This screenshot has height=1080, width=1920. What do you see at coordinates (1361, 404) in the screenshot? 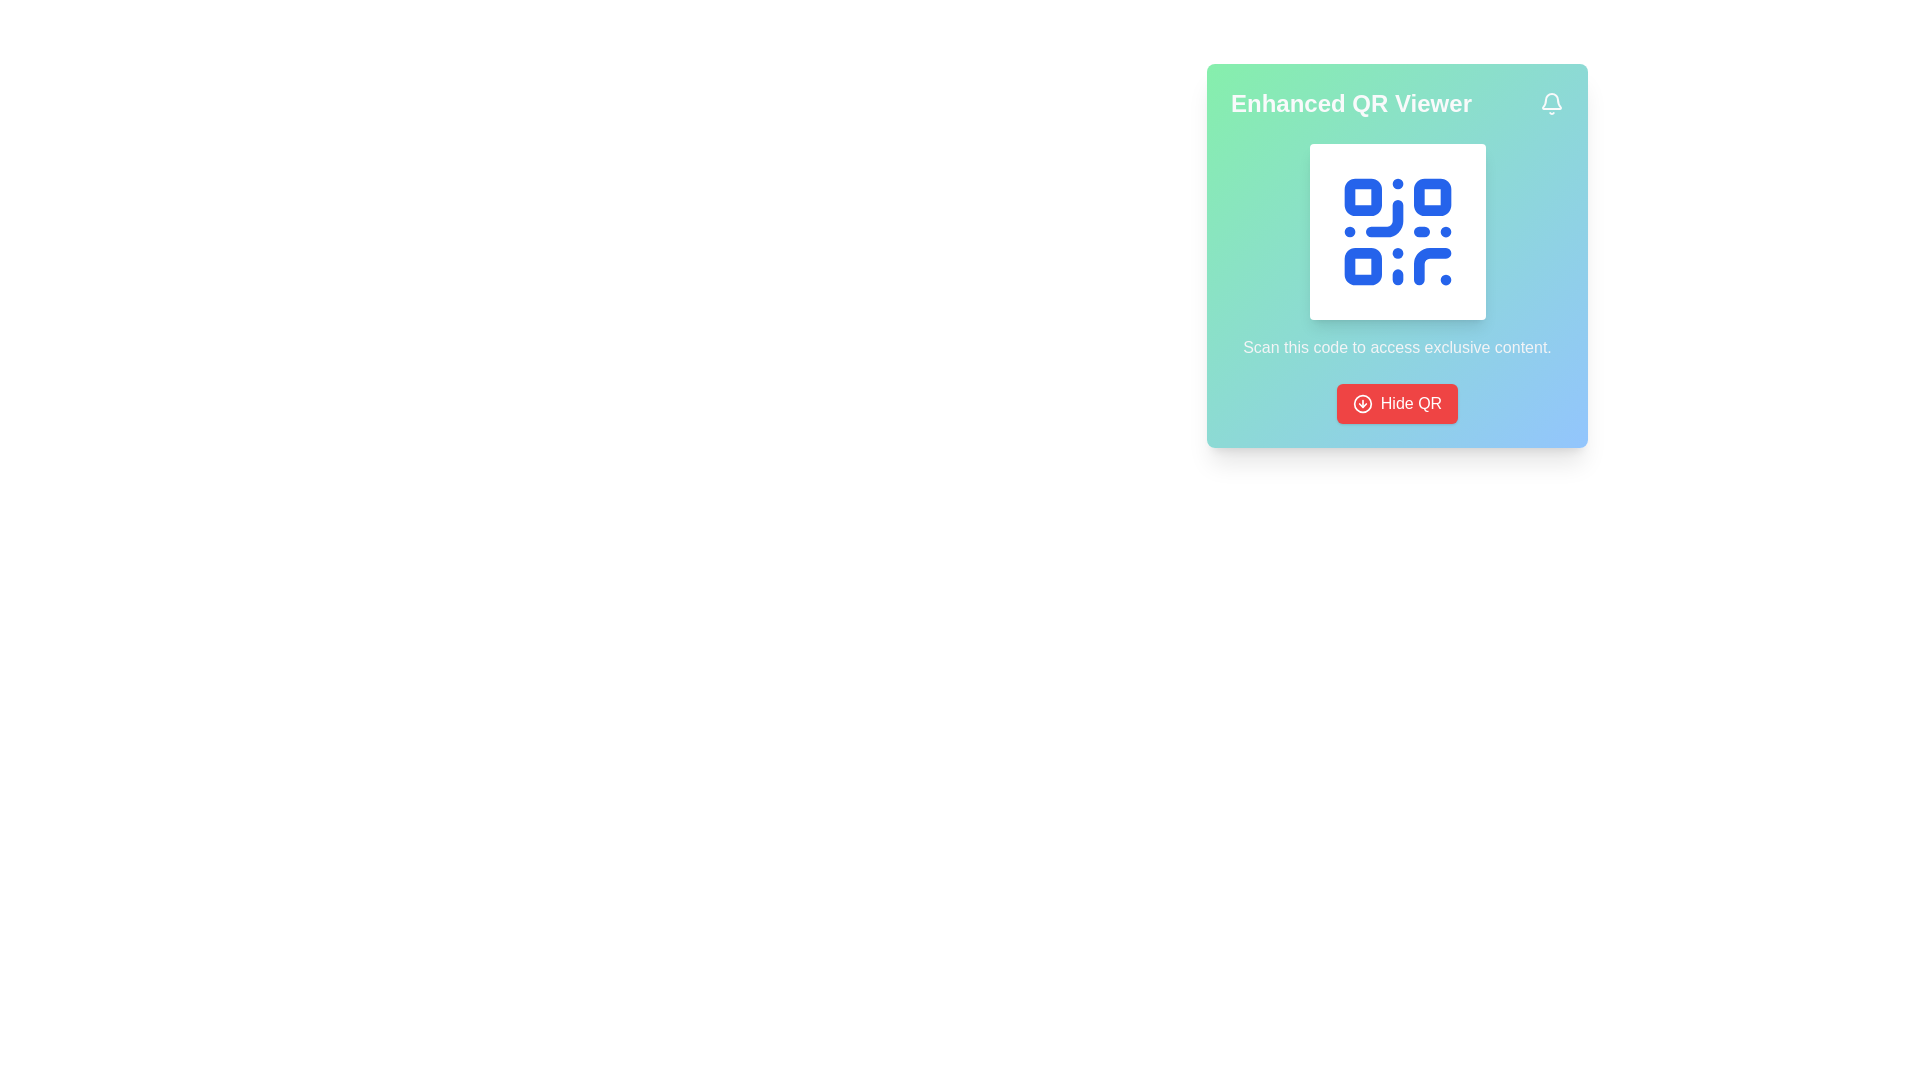
I see `the downward action icon located on the left side of the 'Hide QR' text within the red button` at bounding box center [1361, 404].